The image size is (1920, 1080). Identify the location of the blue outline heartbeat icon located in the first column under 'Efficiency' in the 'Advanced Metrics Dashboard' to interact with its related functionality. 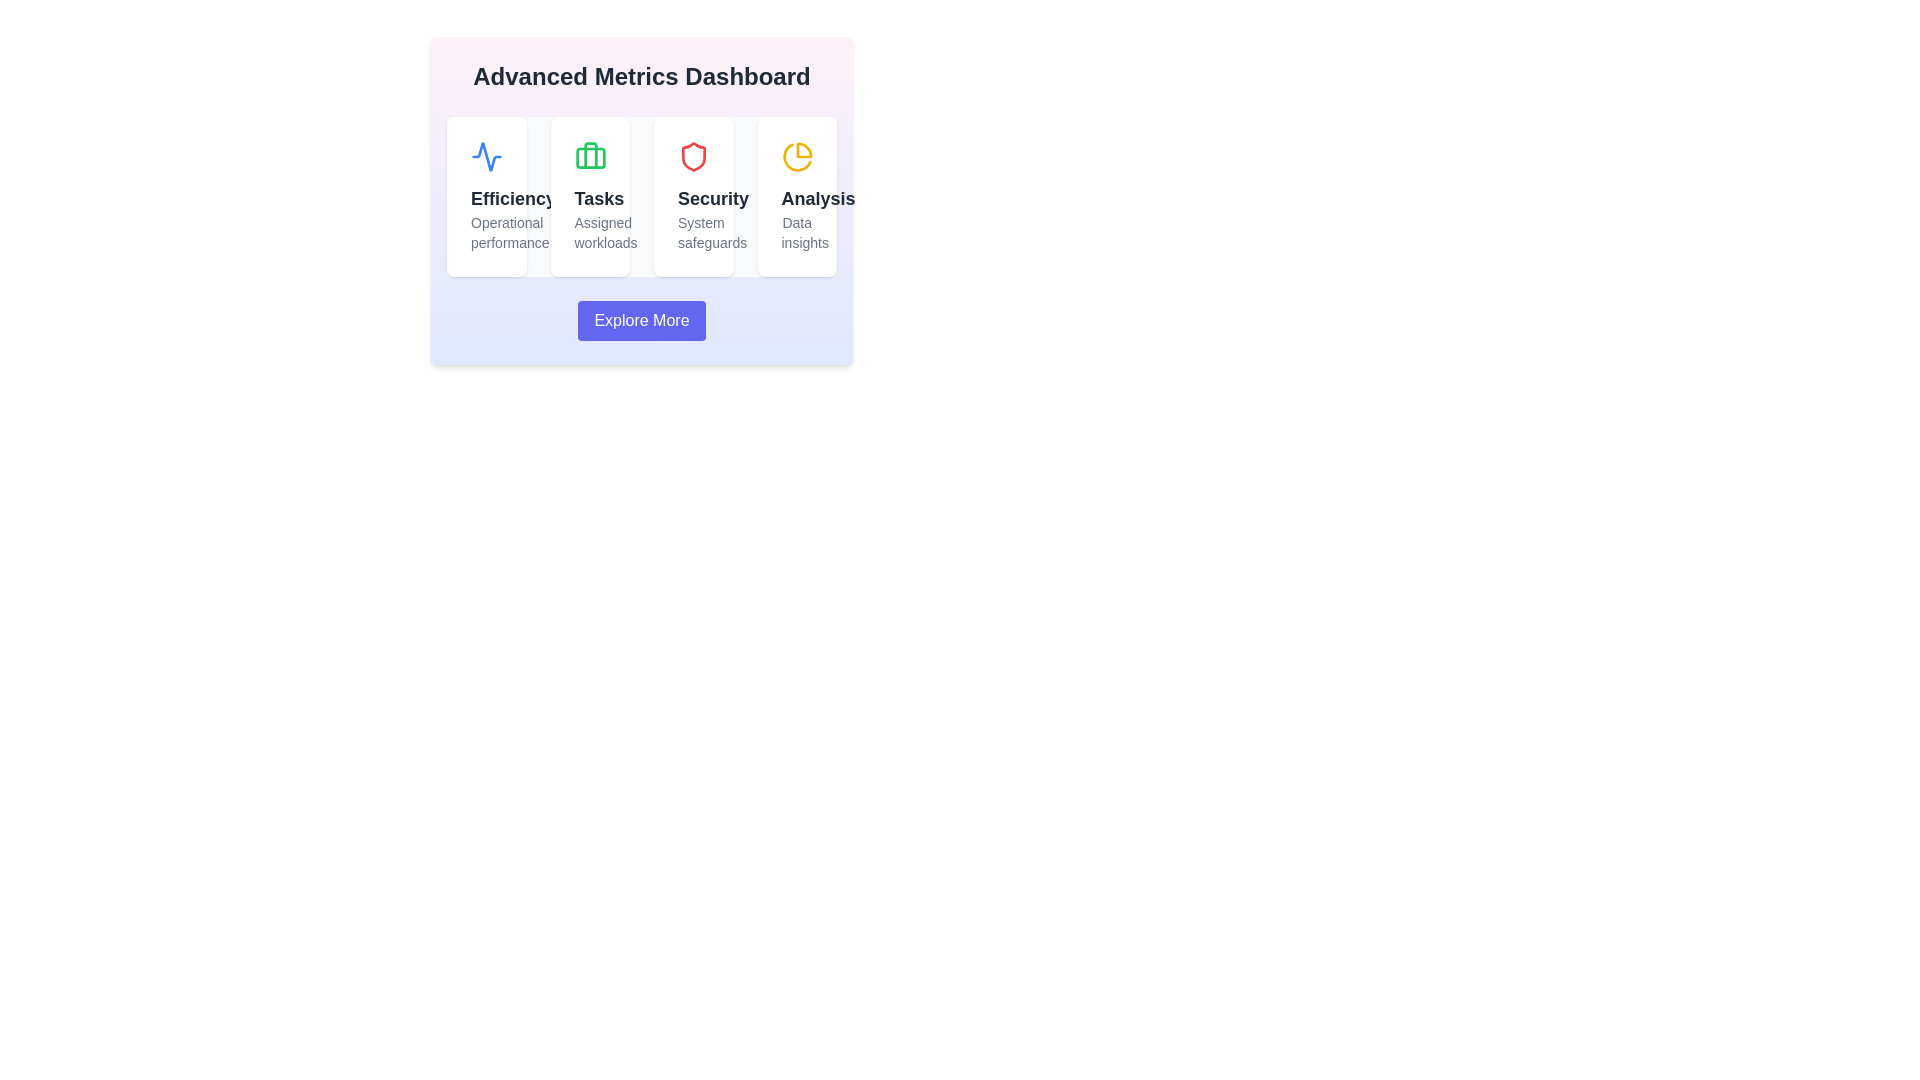
(486, 156).